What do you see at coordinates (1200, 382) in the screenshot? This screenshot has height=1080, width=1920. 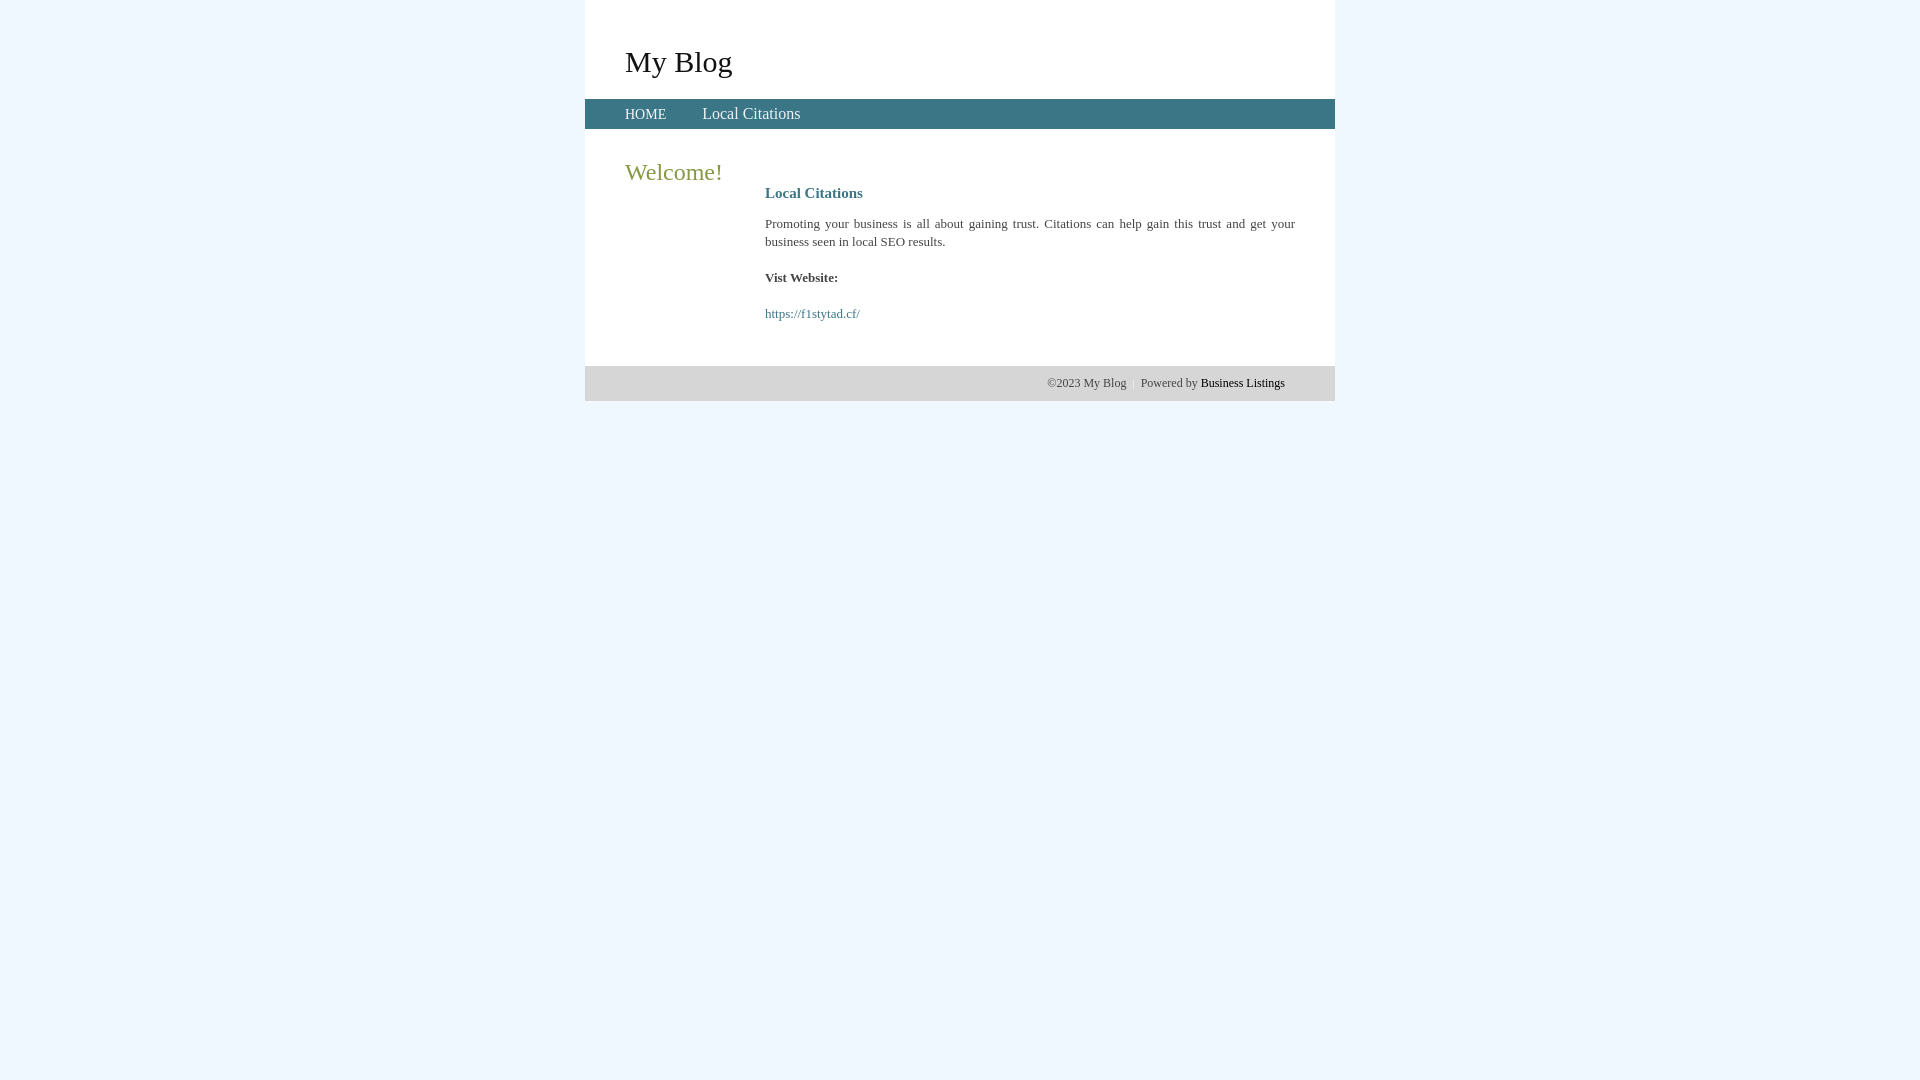 I see `'Business Listings'` at bounding box center [1200, 382].